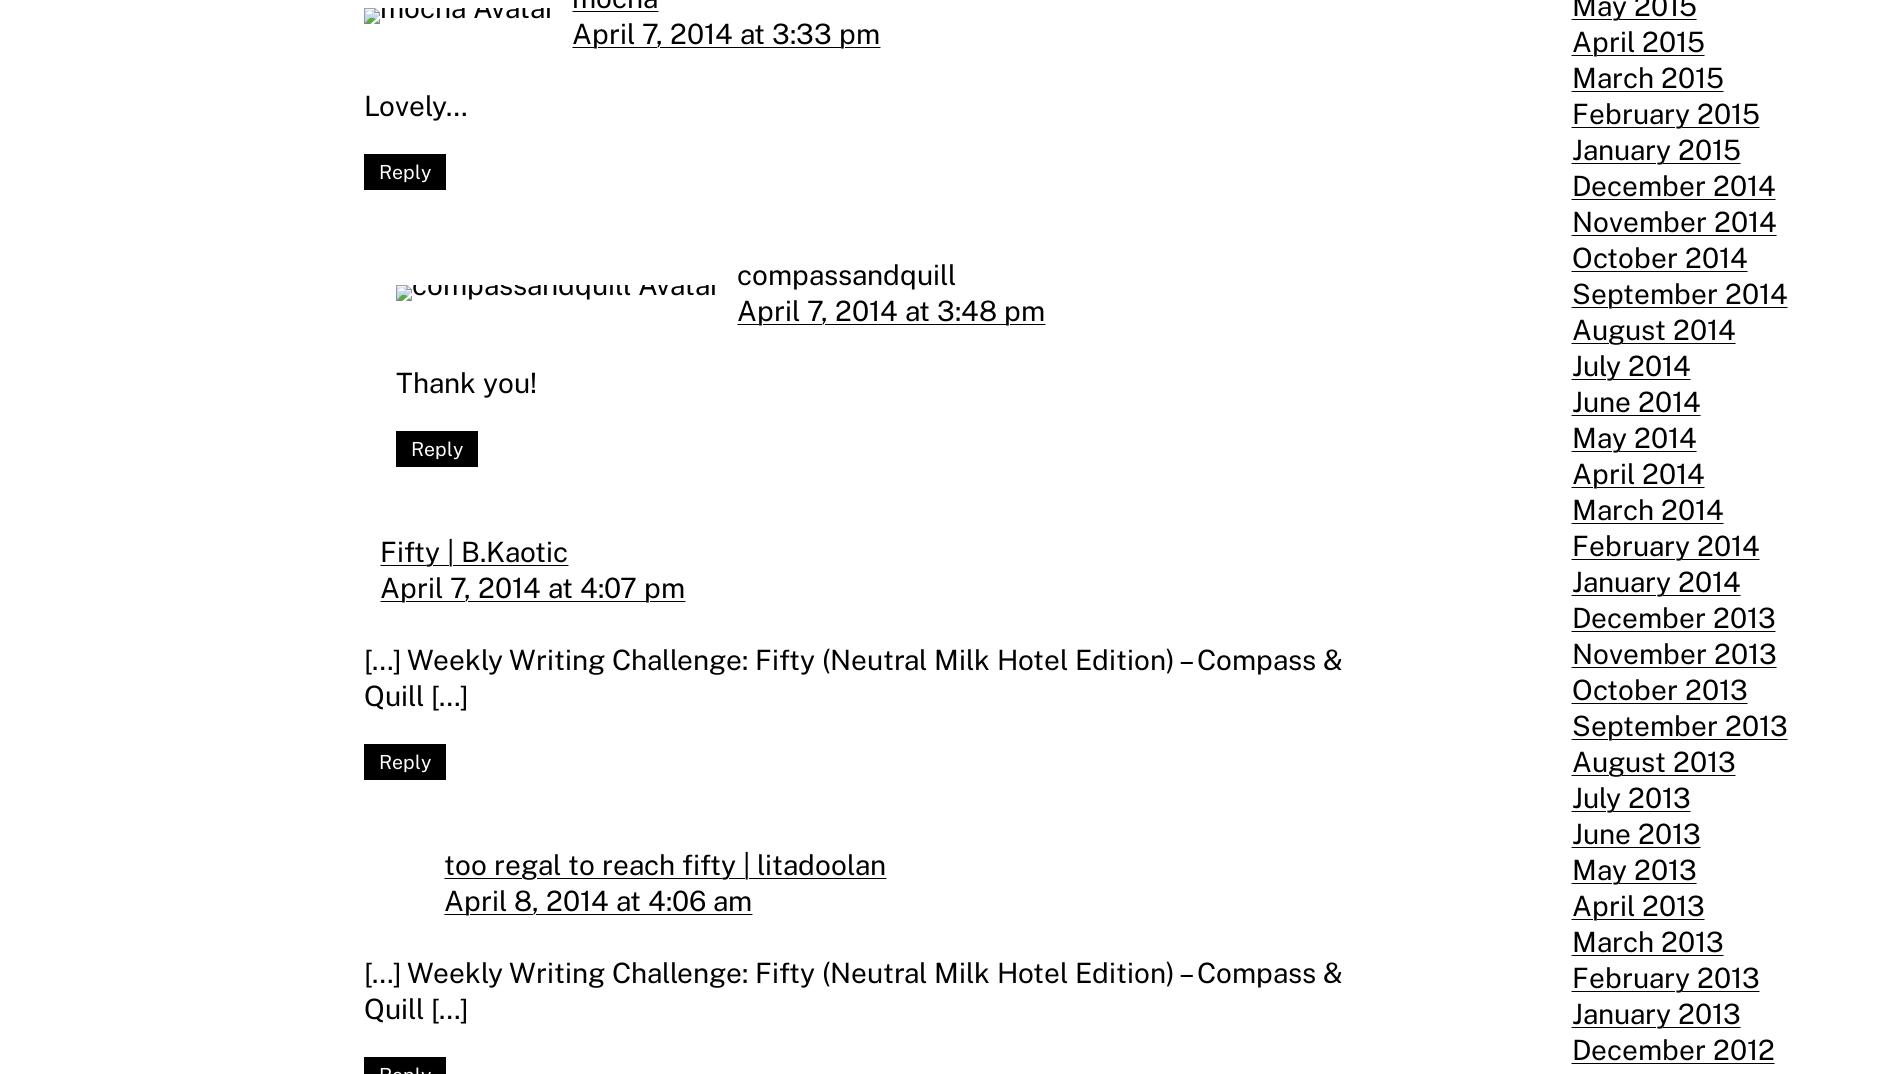 The image size is (1900, 1074). What do you see at coordinates (1678, 725) in the screenshot?
I see `'September 2013'` at bounding box center [1678, 725].